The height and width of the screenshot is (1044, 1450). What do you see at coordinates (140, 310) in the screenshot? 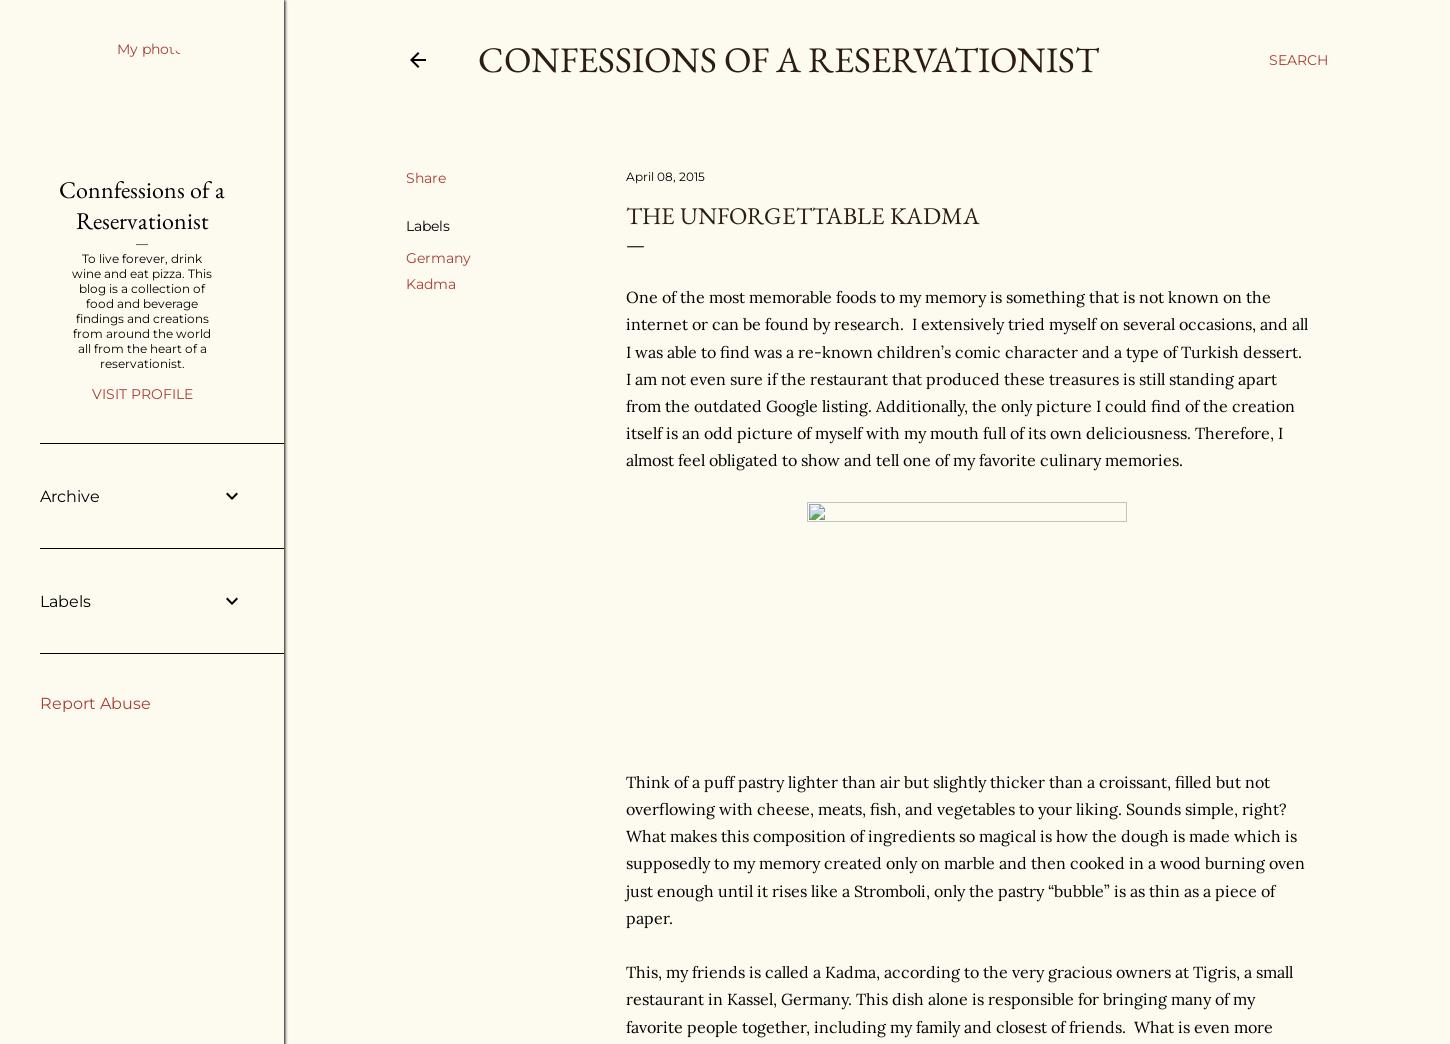
I see `'To live forever, drink wine and eat pizza. This blog is a collection of food and beverage findings and creations from around the world all from the heart of a reservationist.'` at bounding box center [140, 310].